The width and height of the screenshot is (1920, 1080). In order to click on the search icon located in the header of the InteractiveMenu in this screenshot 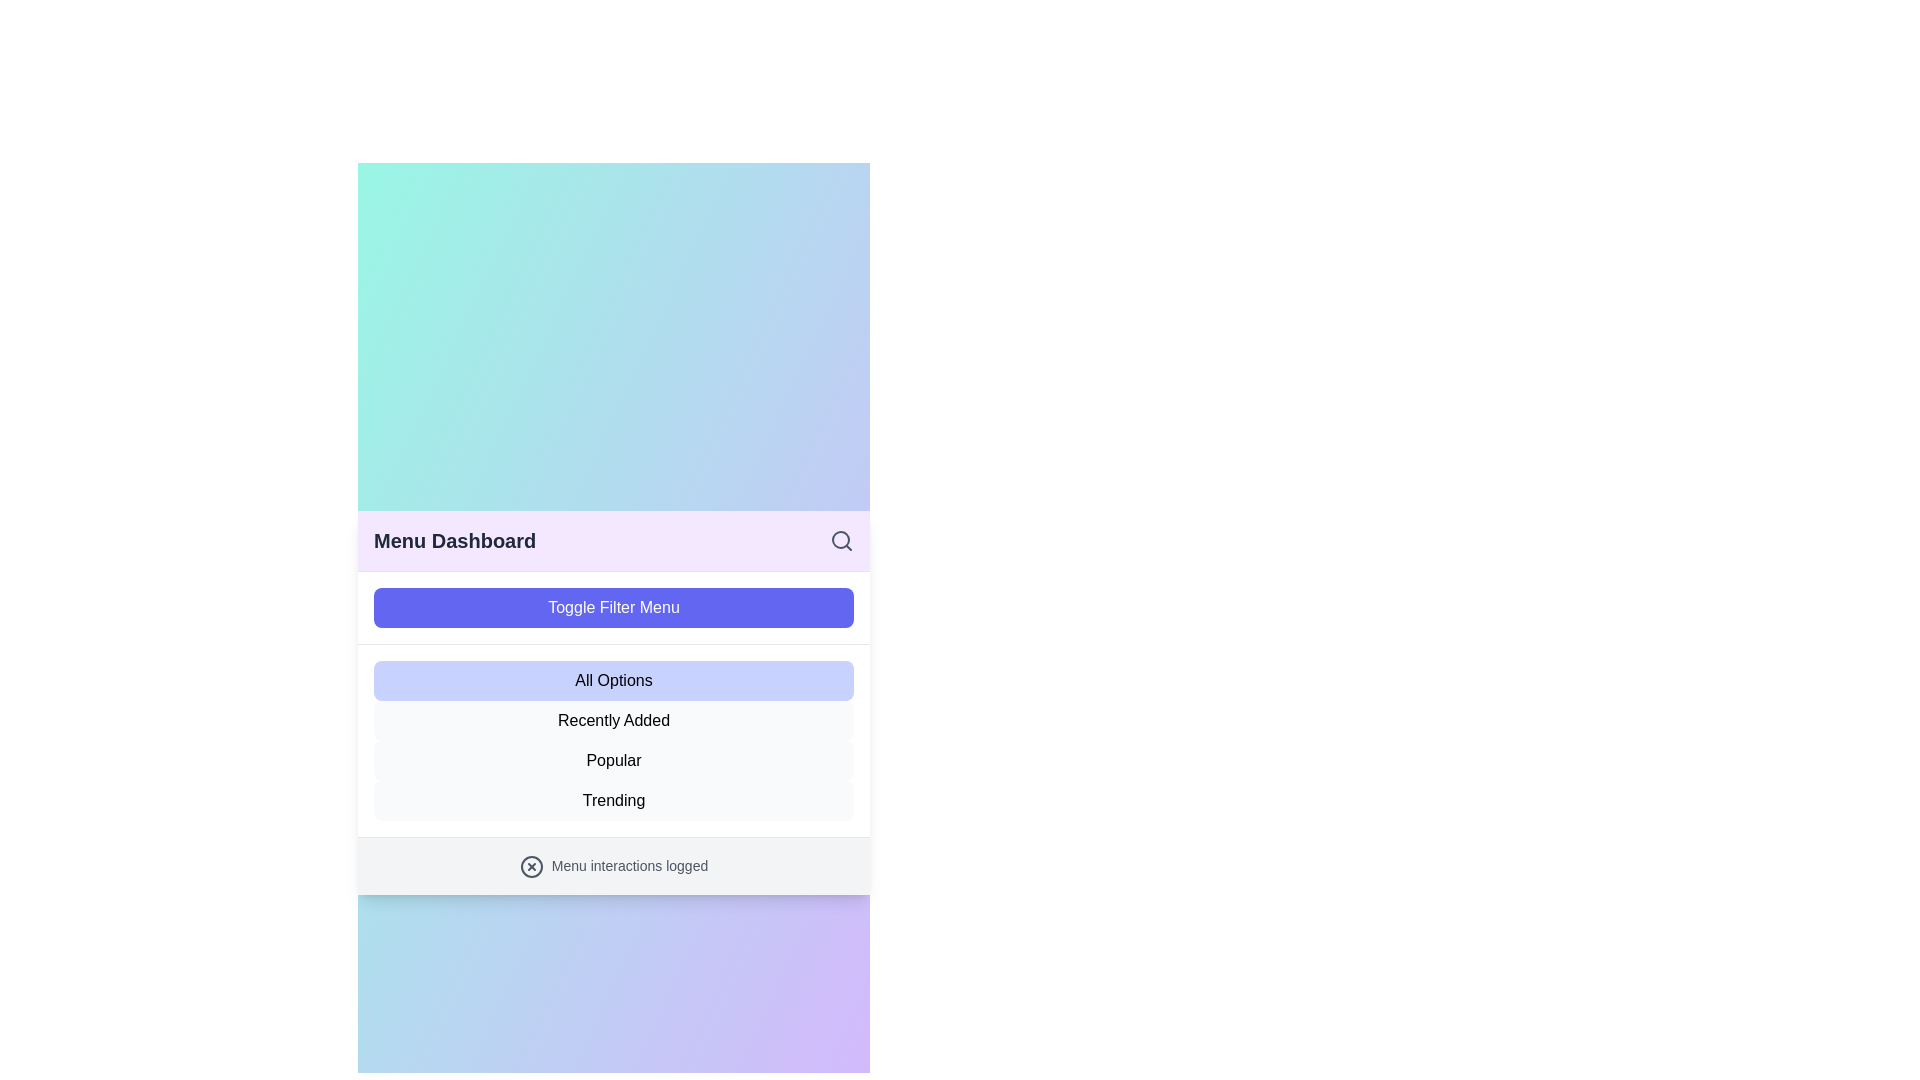, I will do `click(841, 540)`.